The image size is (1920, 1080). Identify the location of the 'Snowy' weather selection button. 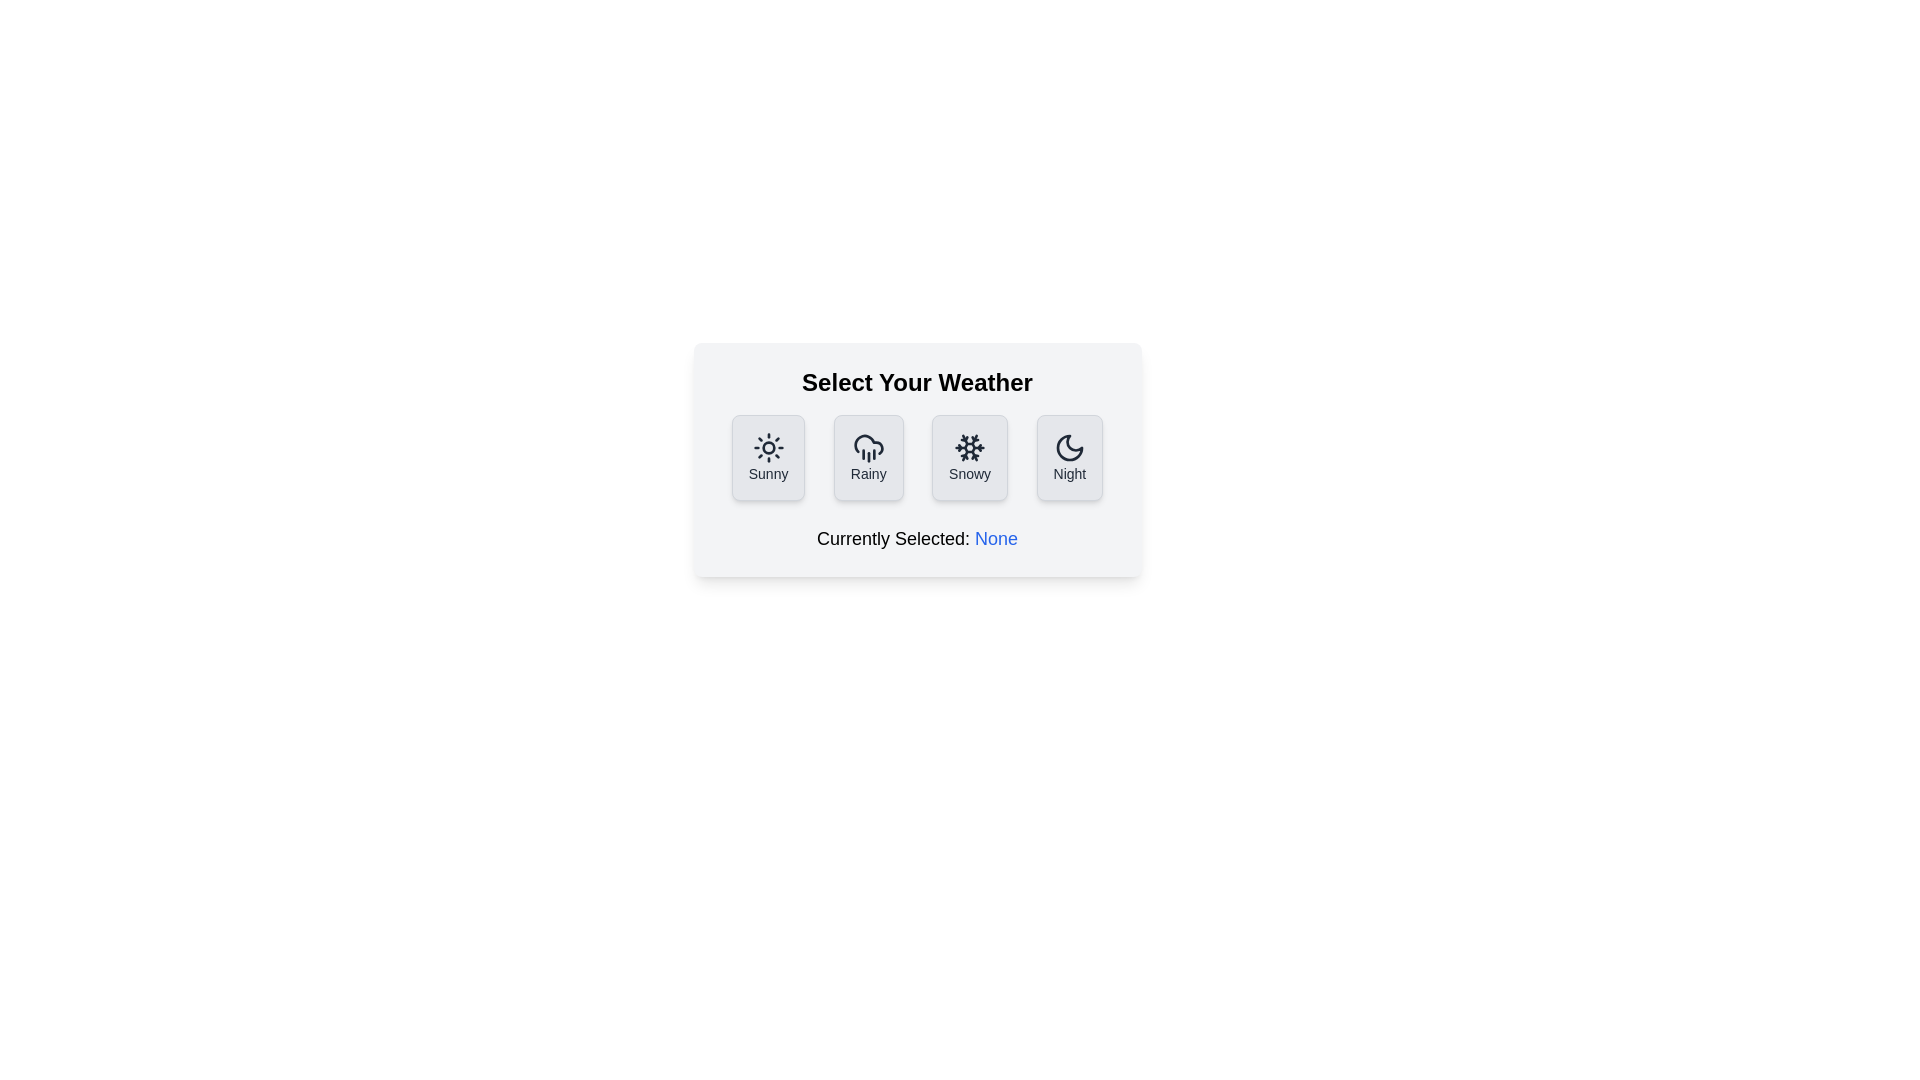
(970, 458).